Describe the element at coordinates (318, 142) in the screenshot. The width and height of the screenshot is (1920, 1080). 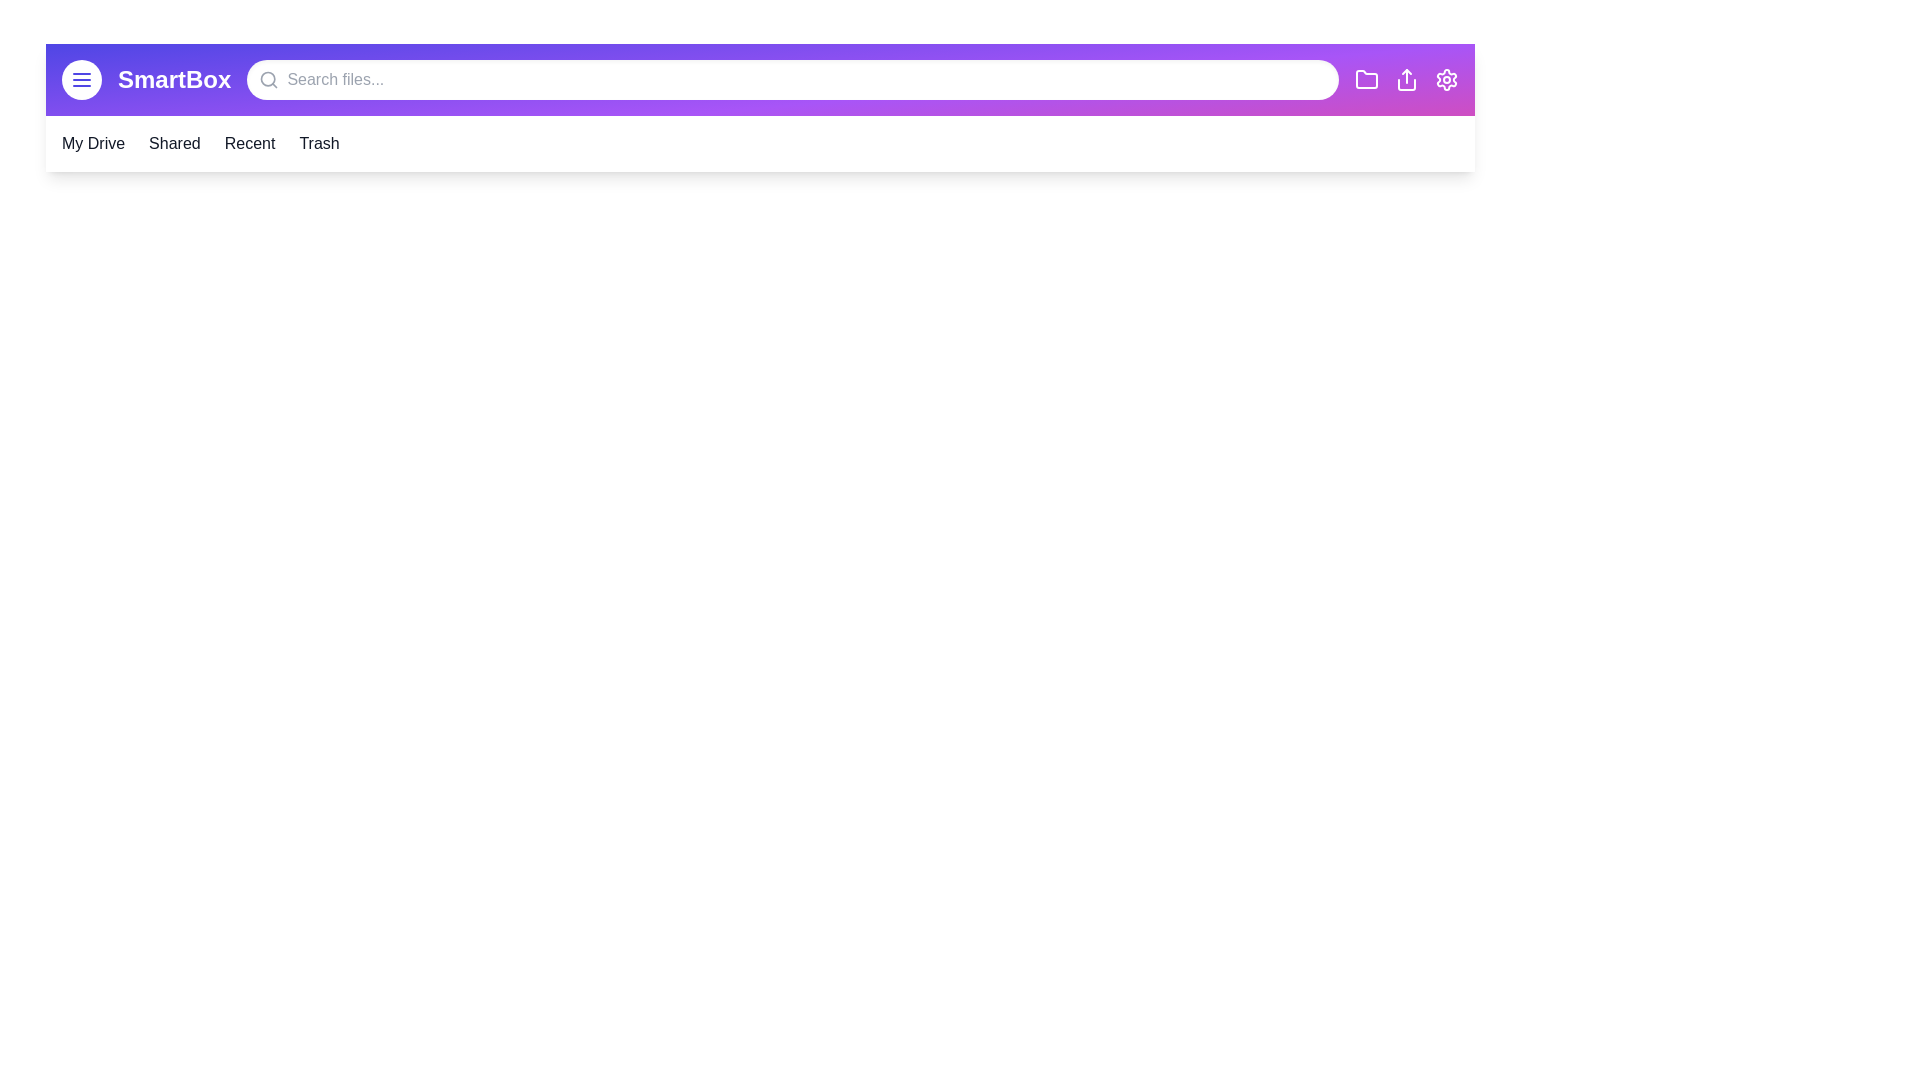
I see `the 'Trash' section to navigate to it` at that location.